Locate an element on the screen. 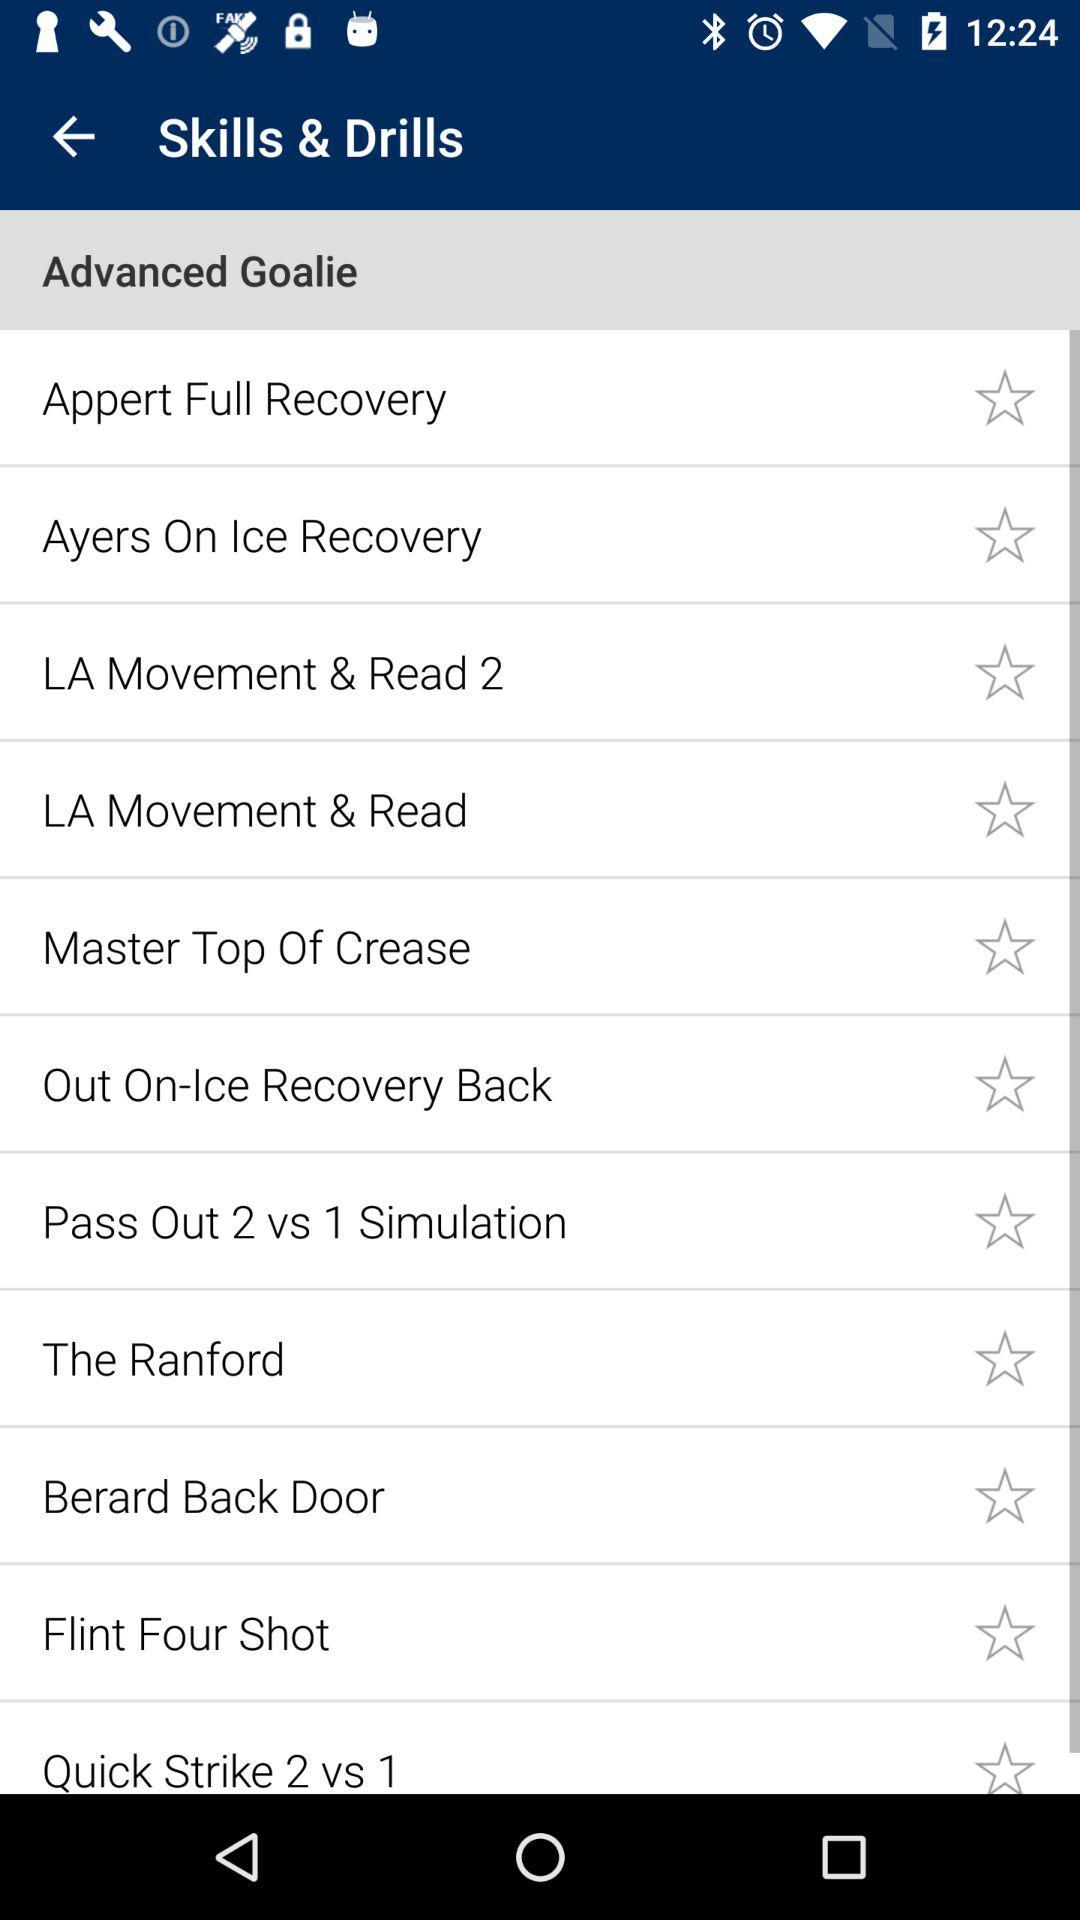 Image resolution: width=1080 pixels, height=1920 pixels. make favorite is located at coordinates (1026, 1748).